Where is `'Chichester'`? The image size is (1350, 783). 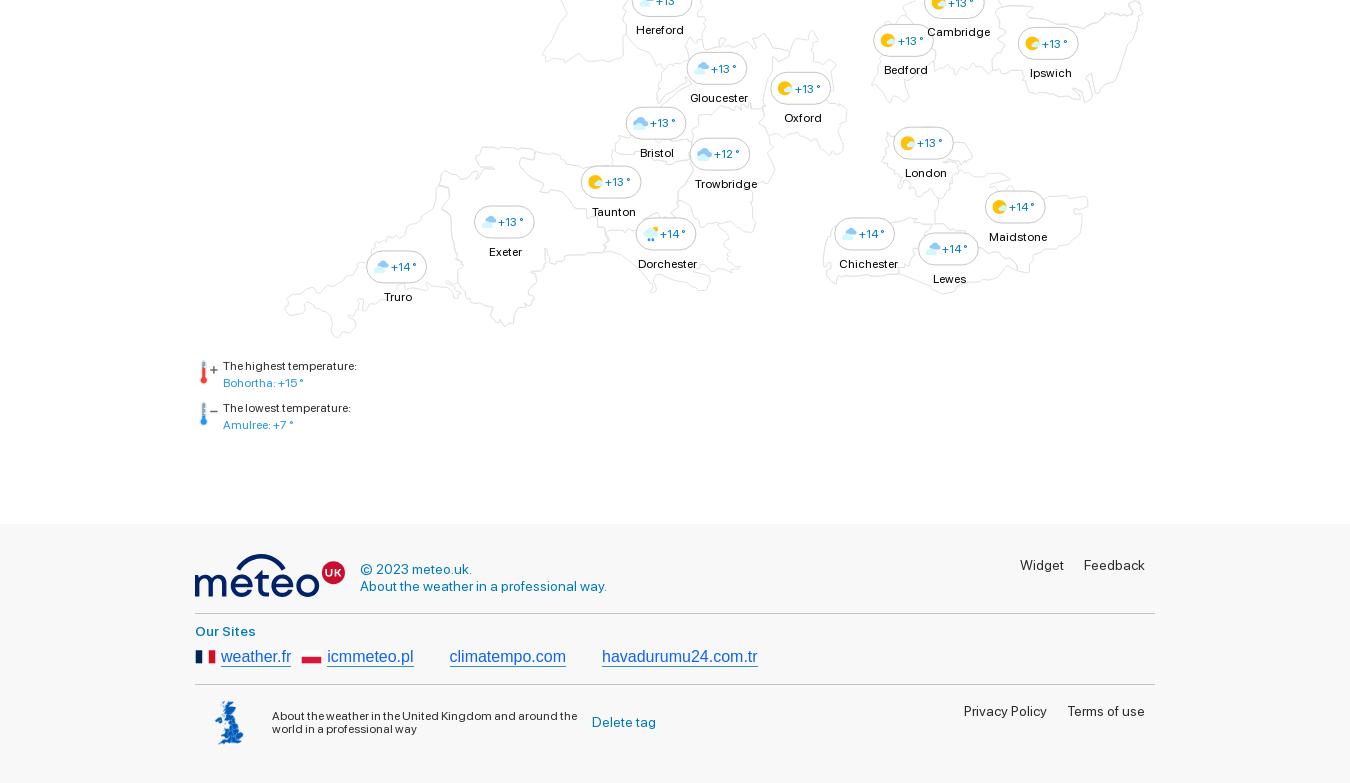 'Chichester' is located at coordinates (868, 263).